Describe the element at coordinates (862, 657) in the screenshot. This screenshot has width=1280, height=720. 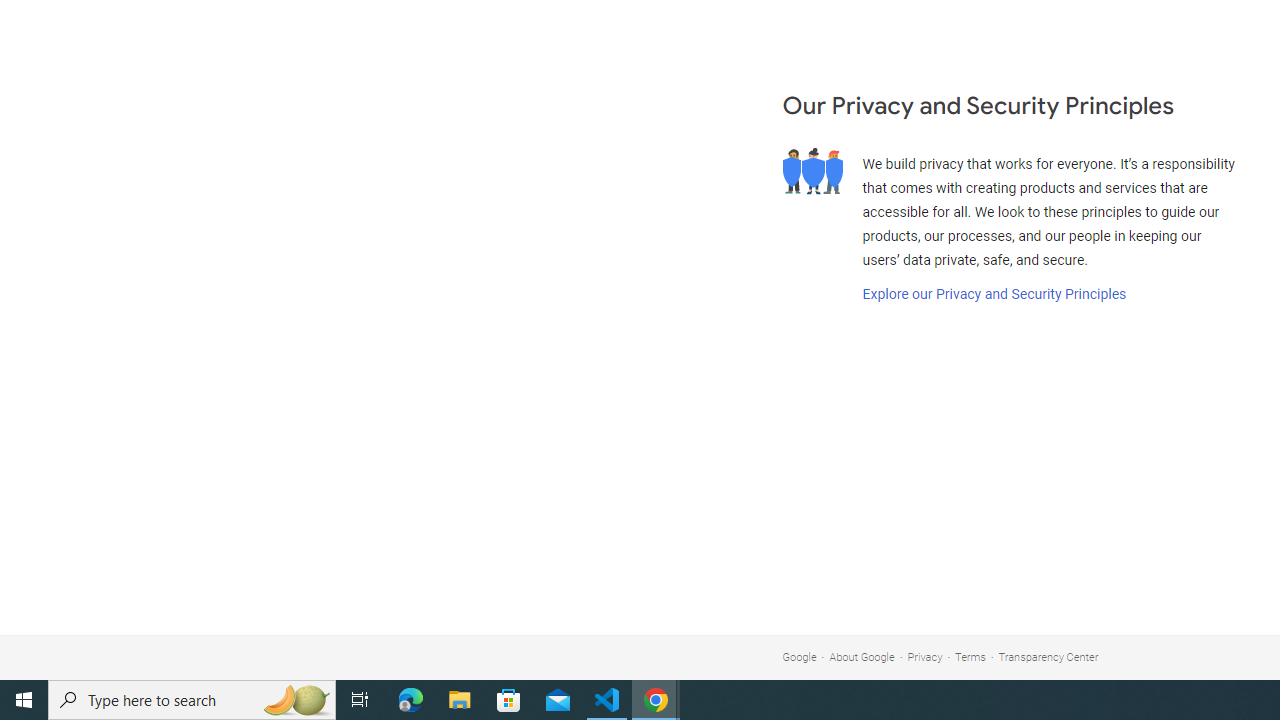
I see `'About Google'` at that location.